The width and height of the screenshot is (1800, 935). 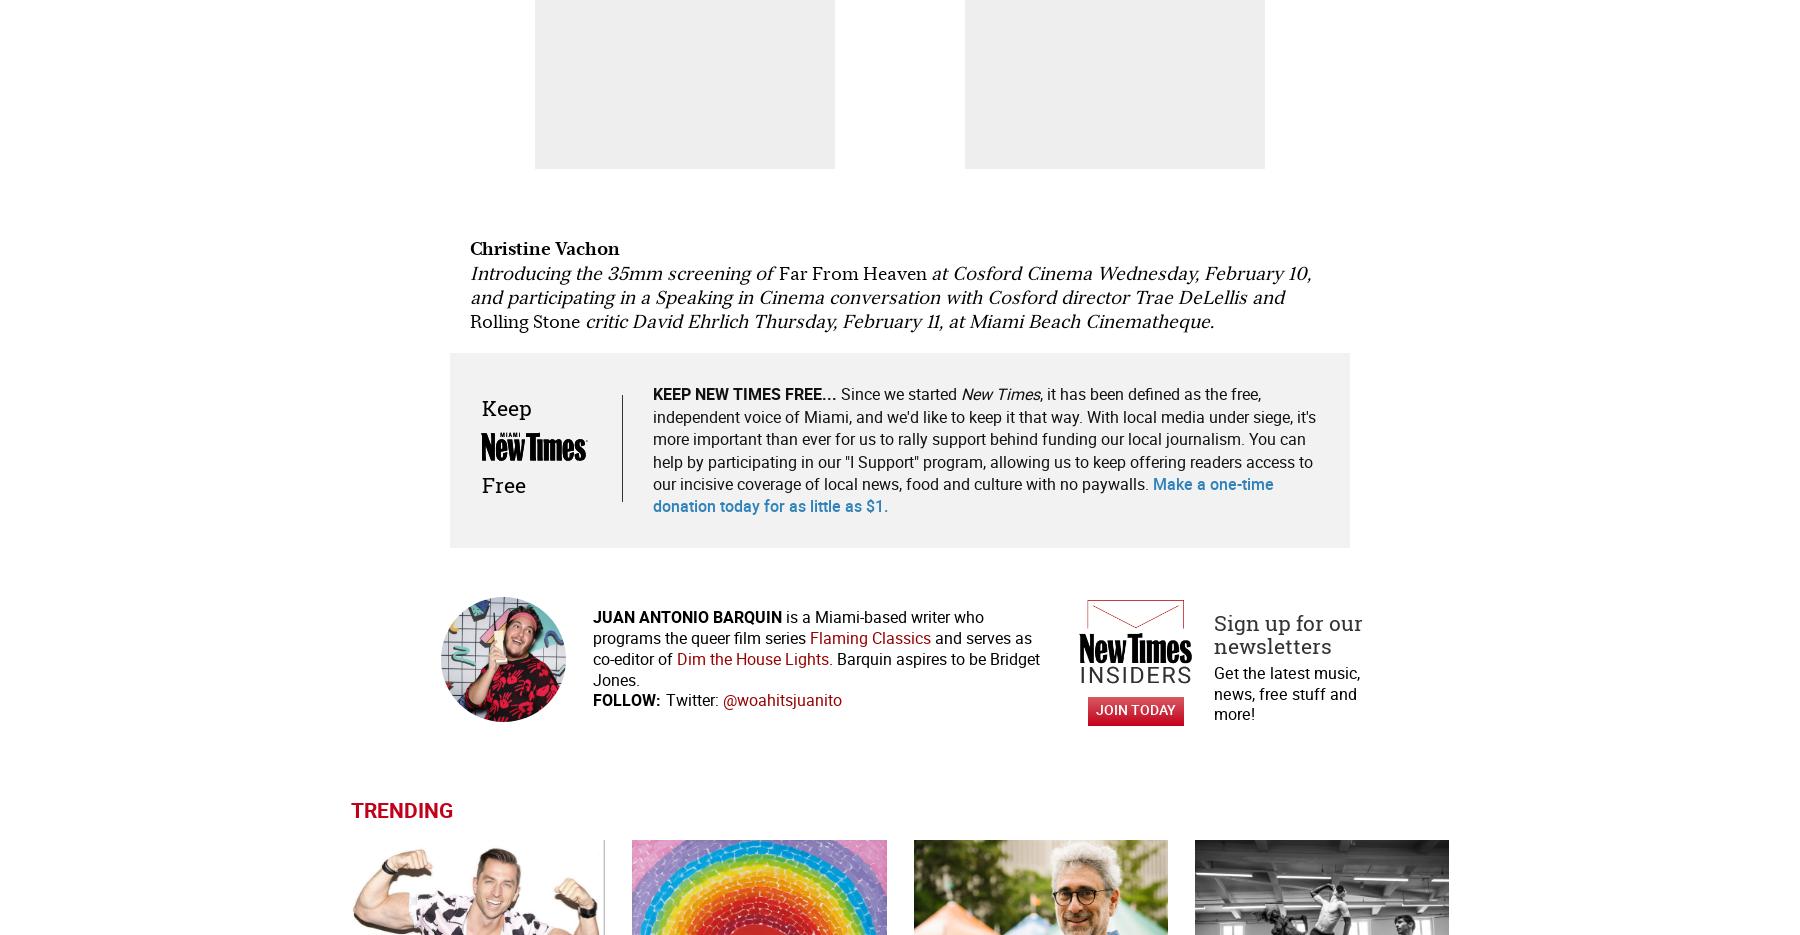 What do you see at coordinates (506, 407) in the screenshot?
I see `'Keep'` at bounding box center [506, 407].